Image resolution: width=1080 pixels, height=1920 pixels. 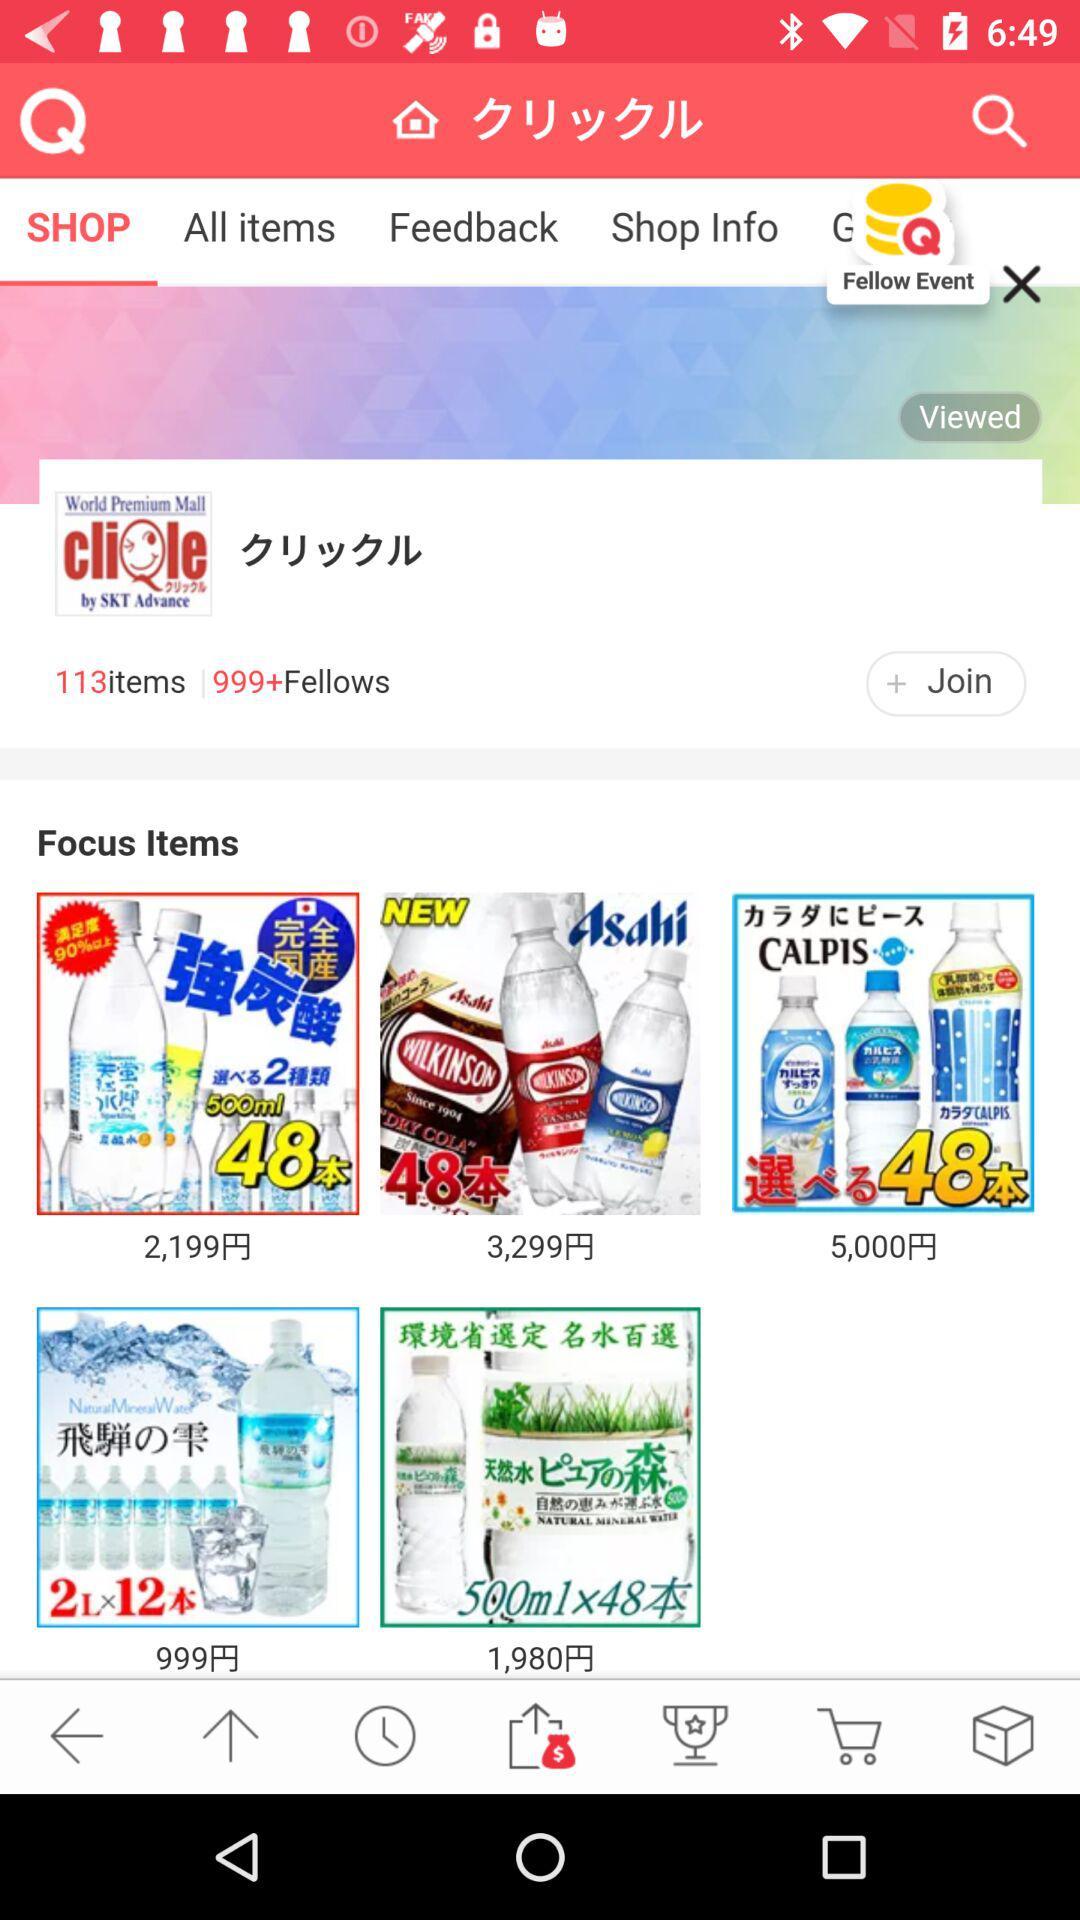 What do you see at coordinates (848, 1734) in the screenshot?
I see `the cart icon` at bounding box center [848, 1734].